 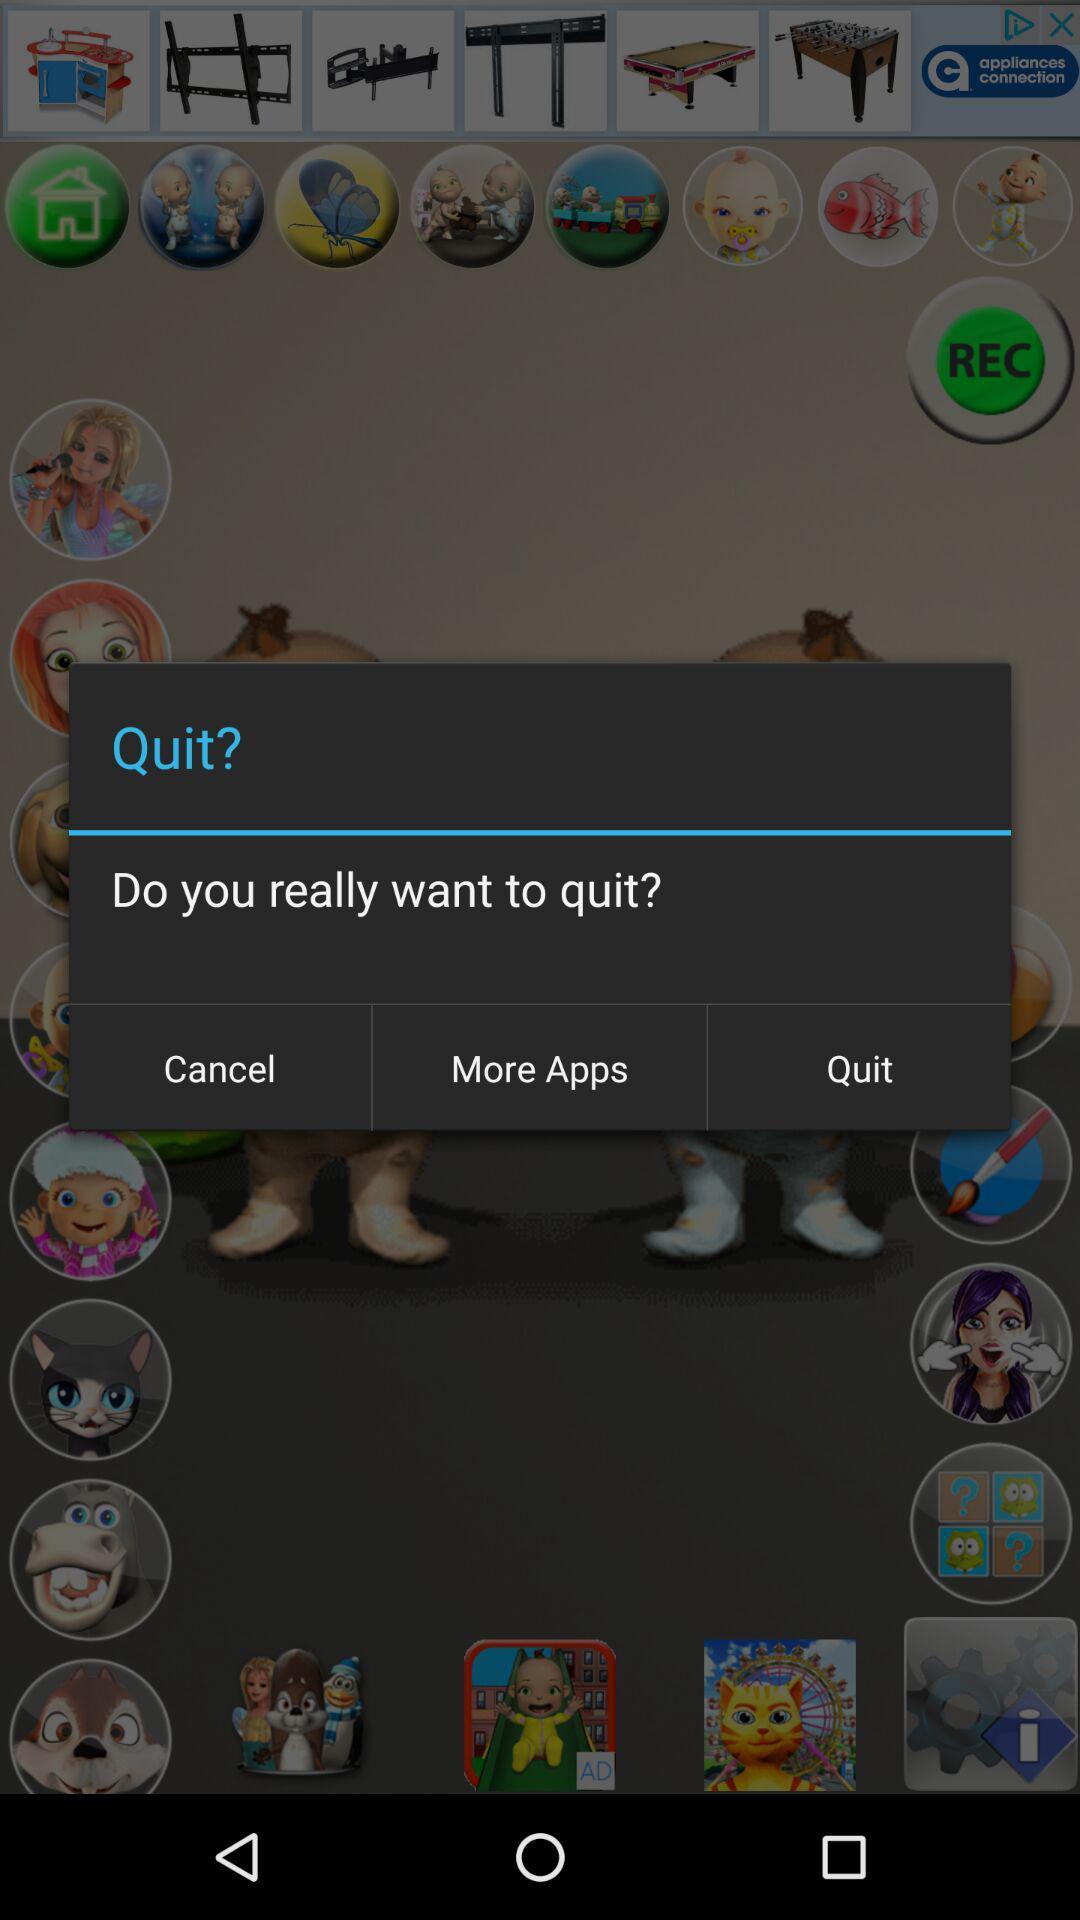 I want to click on in app advertisement, so click(x=540, y=70).